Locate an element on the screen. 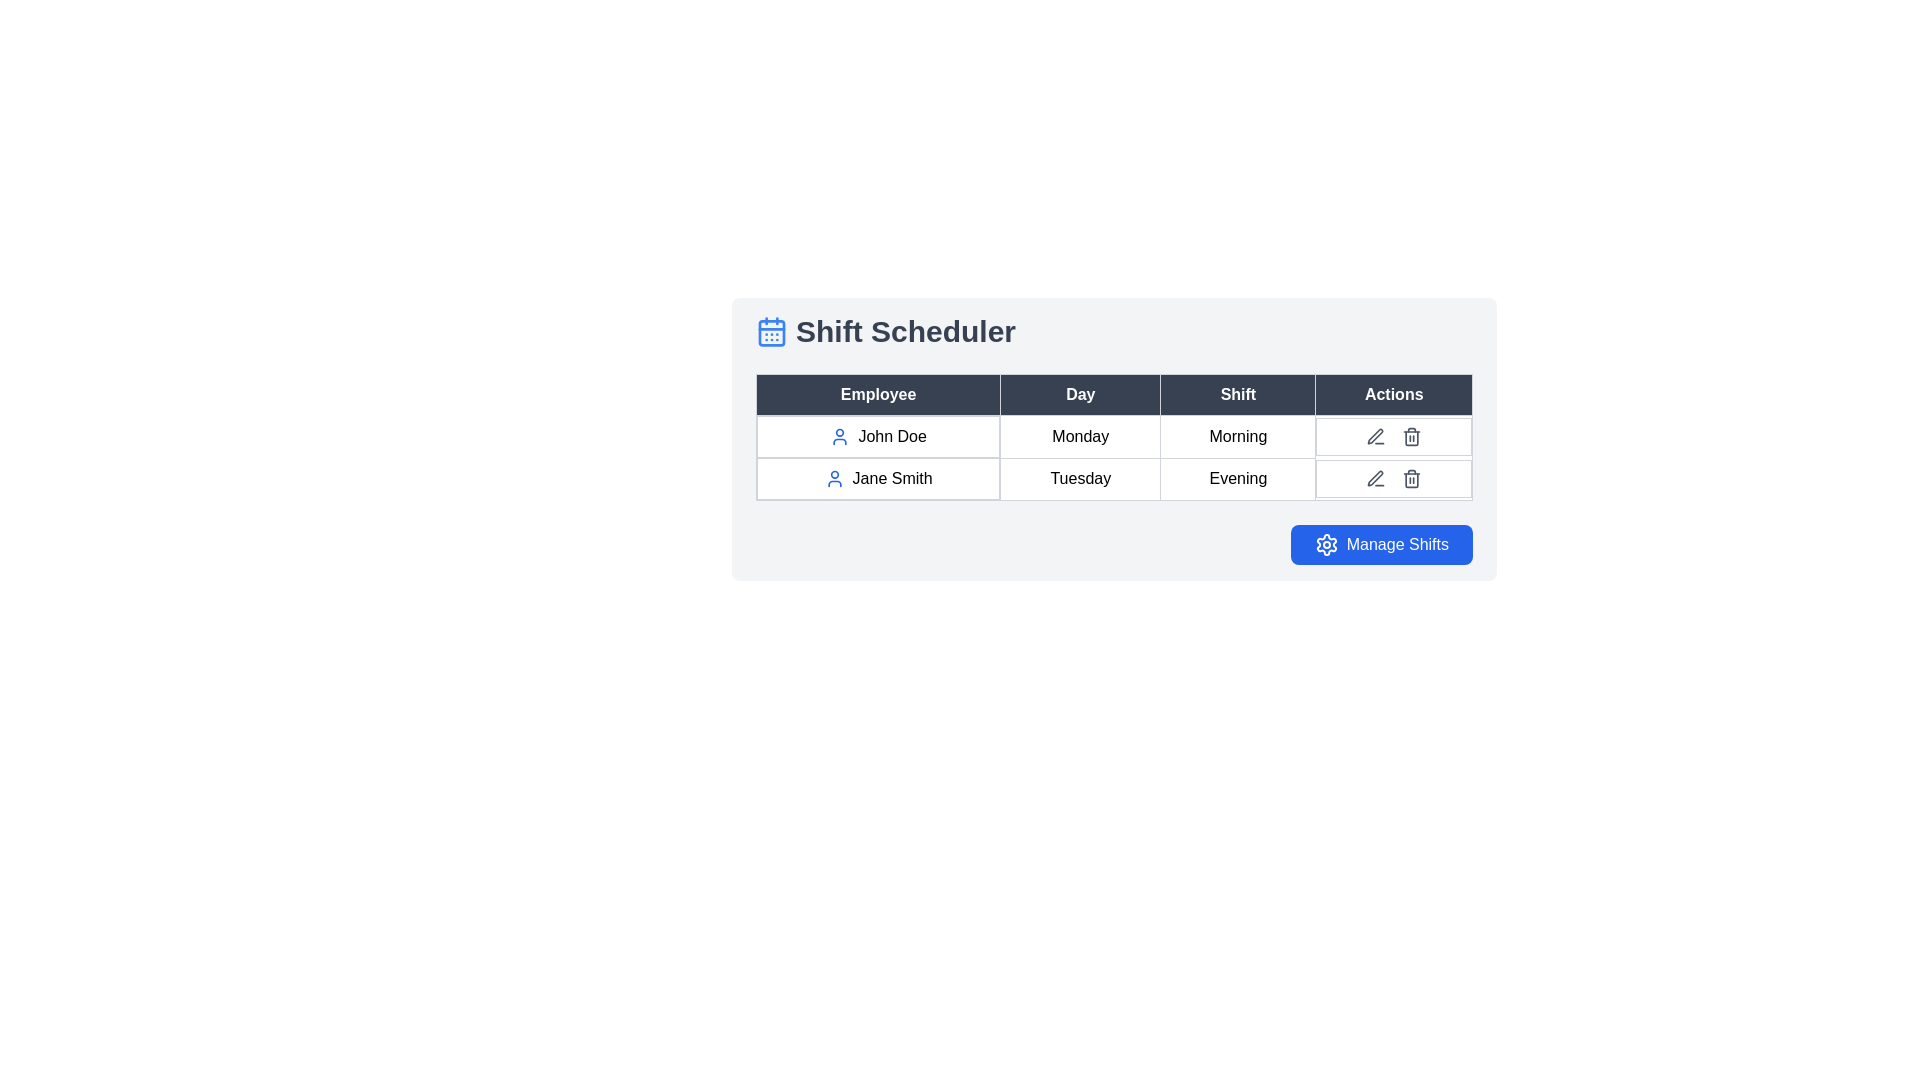  the first data row in the shift schedule table, which specifies the employee's name as 'John Doe', workday as 'Monday', and shift as 'Morning' is located at coordinates (1113, 435).